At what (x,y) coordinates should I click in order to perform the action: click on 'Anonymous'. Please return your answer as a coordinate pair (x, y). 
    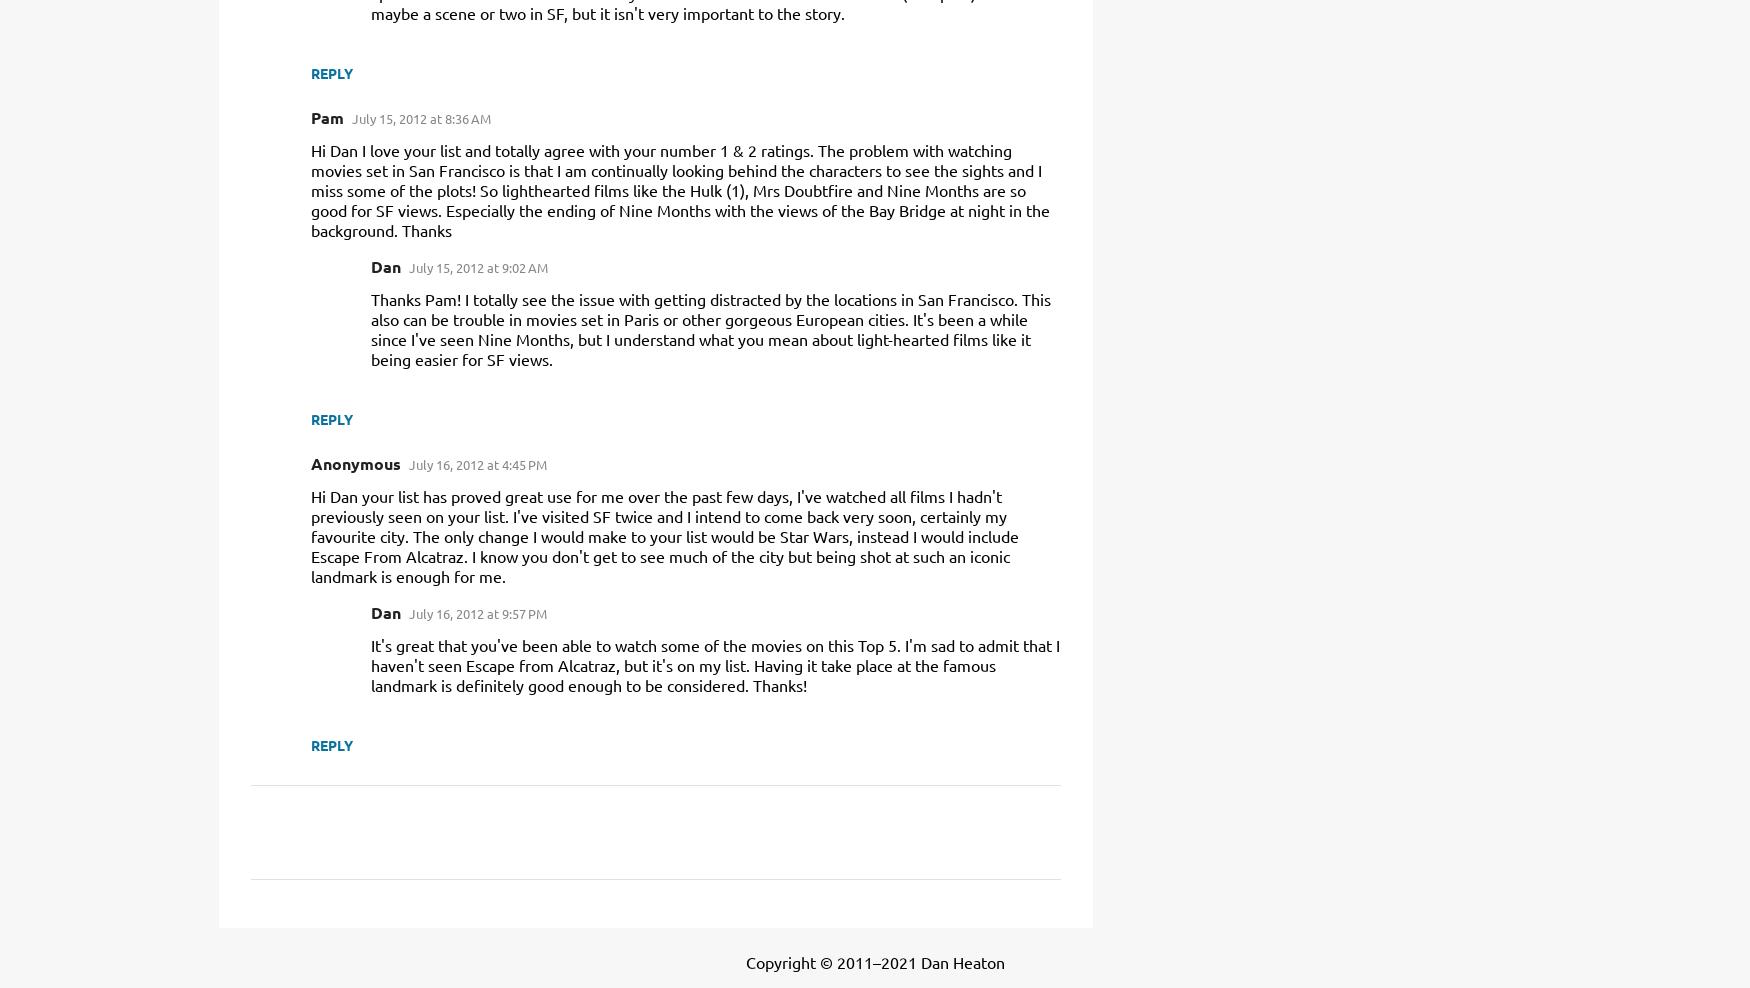
    Looking at the image, I should click on (309, 463).